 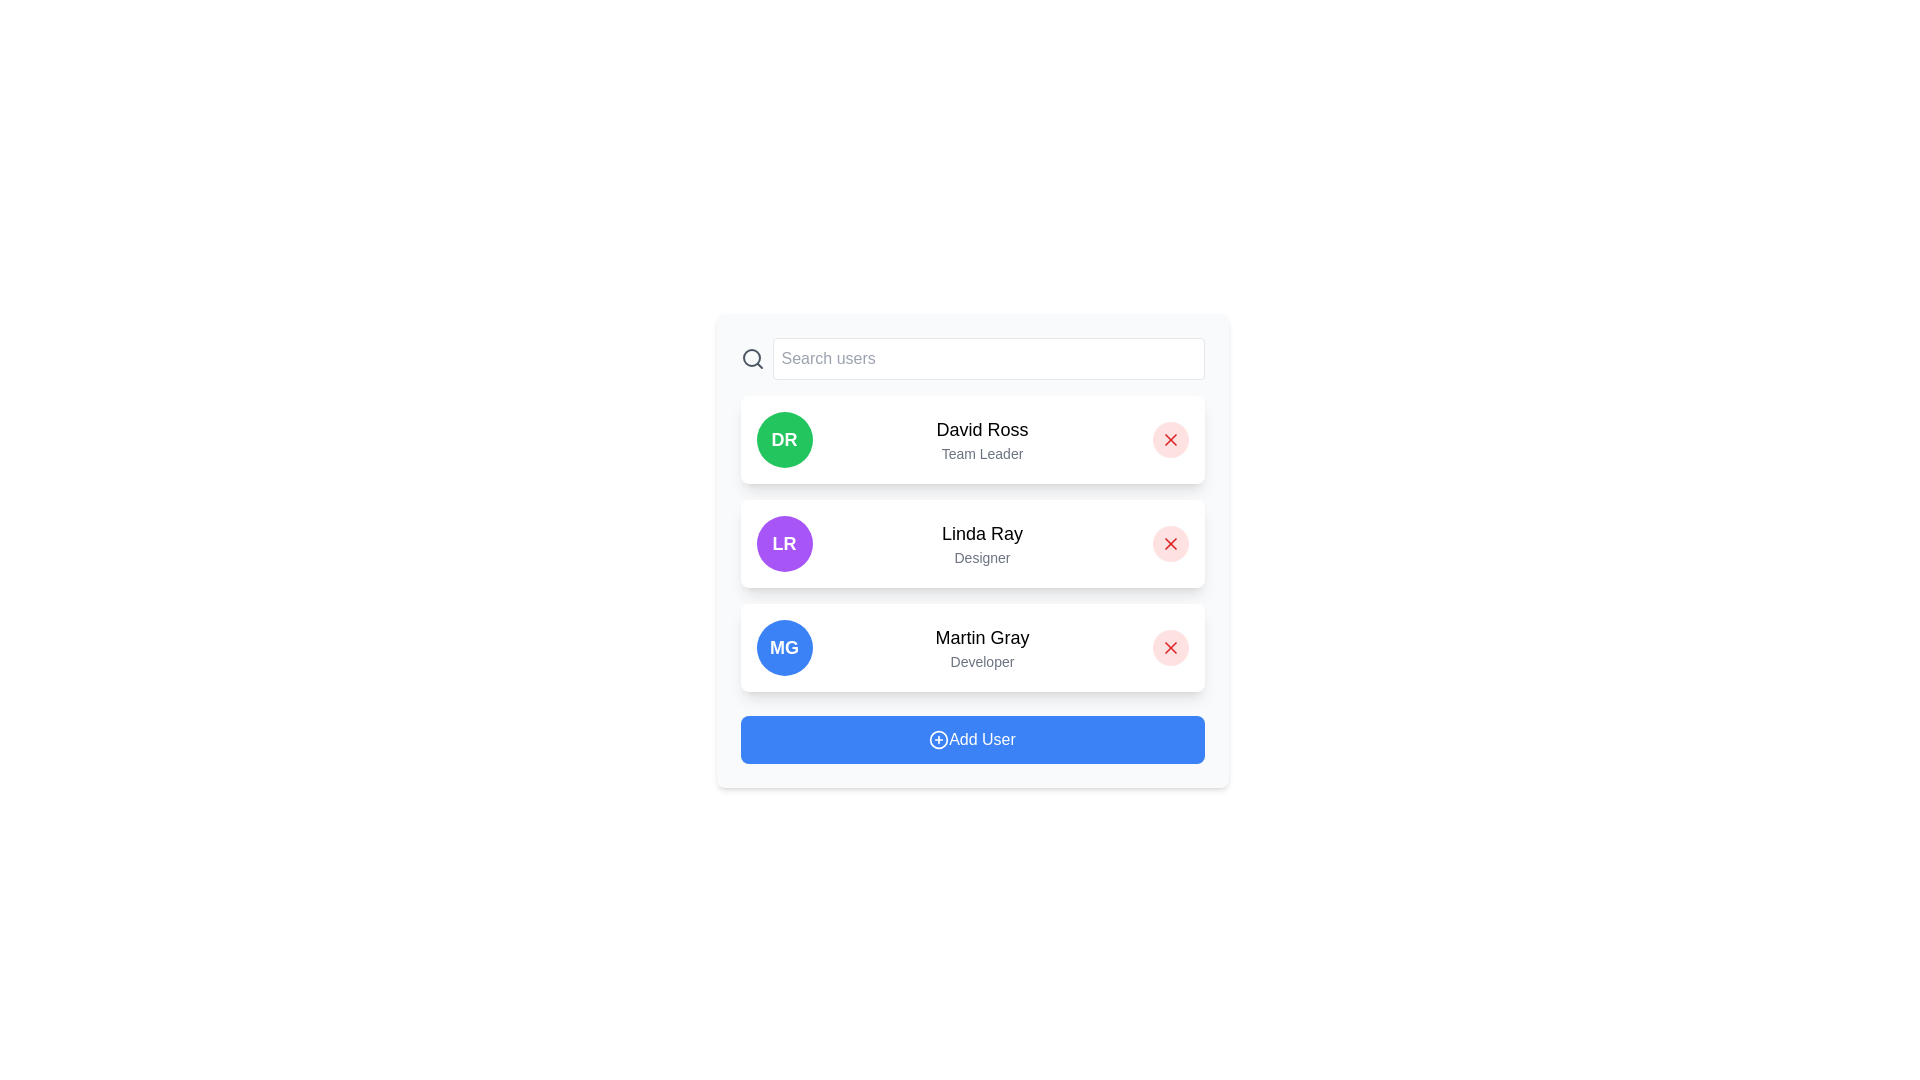 I want to click on the first 'X' shaped icon with a thin red stroke adjacent to the 'David Ross' user entry, so click(x=1170, y=438).